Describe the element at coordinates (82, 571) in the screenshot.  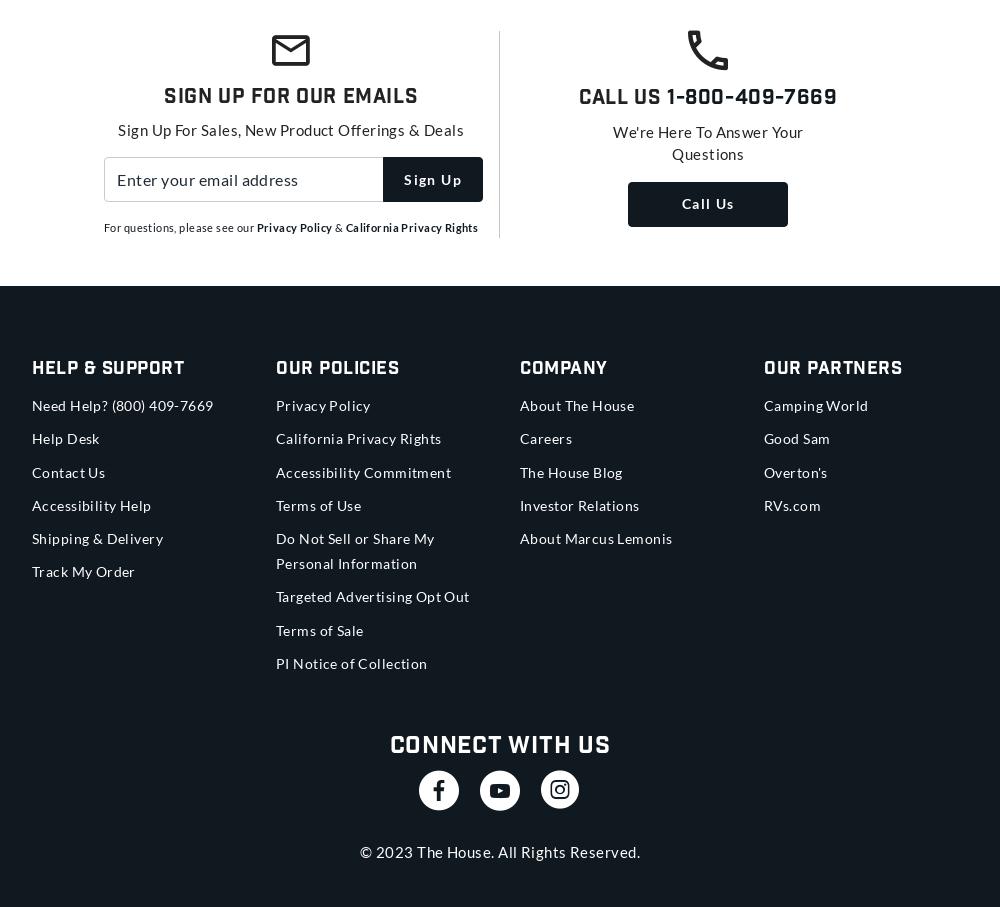
I see `'Track My Order'` at that location.